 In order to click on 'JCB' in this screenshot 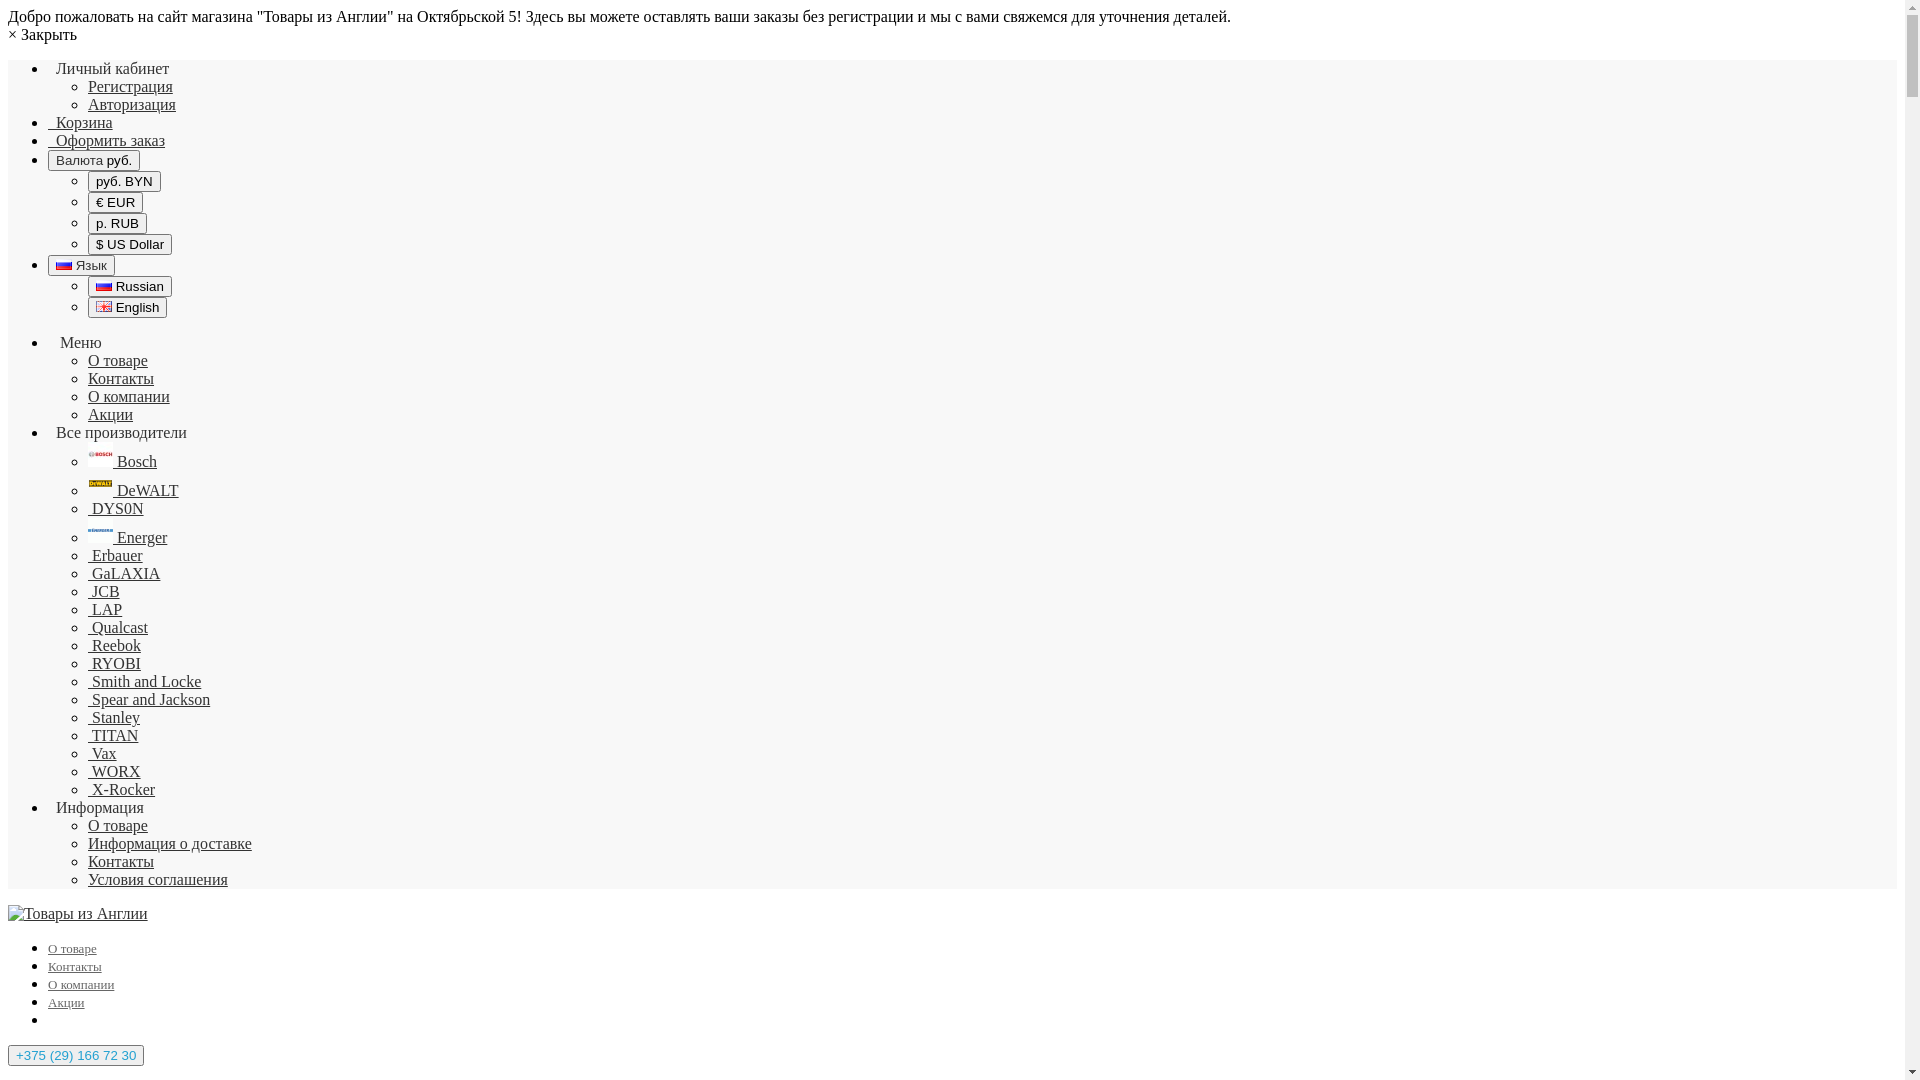, I will do `click(103, 590)`.